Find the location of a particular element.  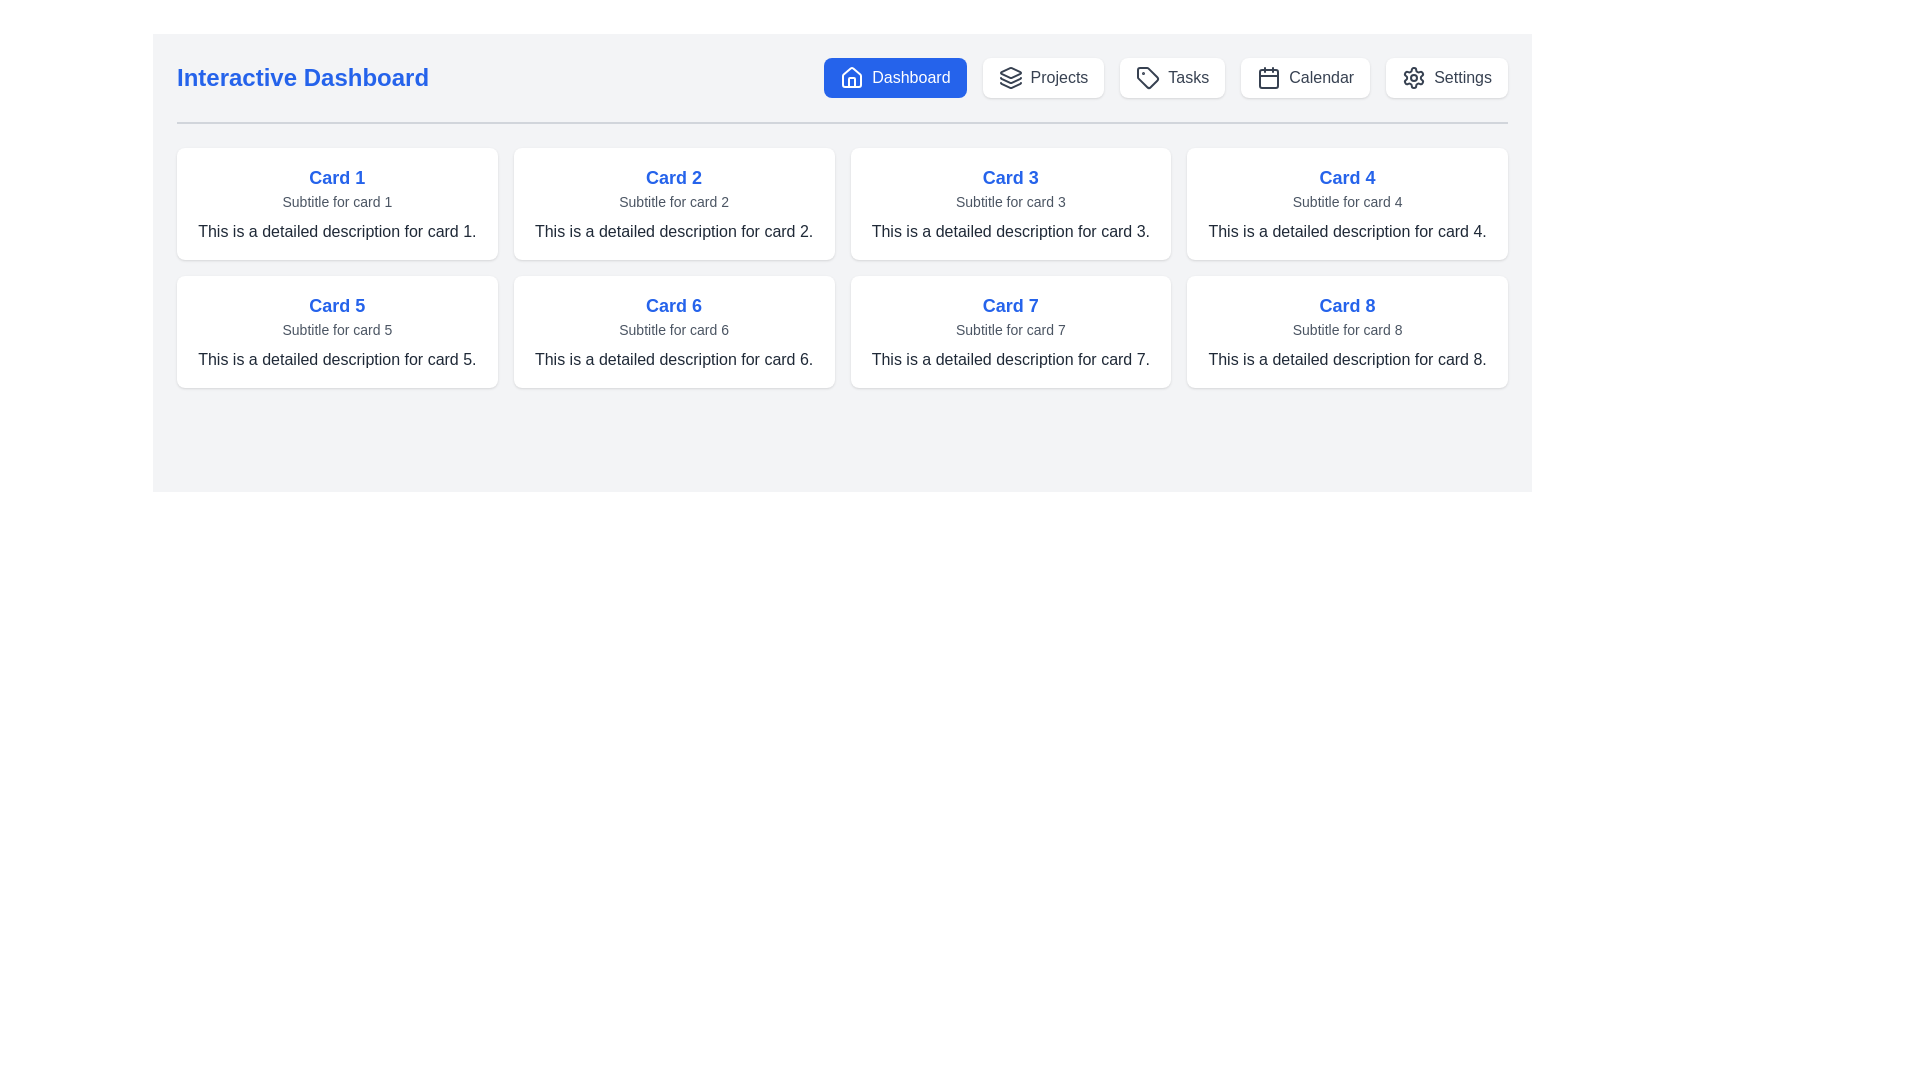

text displayed in the static label 'Card 6', which is prominently shown in a bold blue font within a white card component is located at coordinates (674, 305).